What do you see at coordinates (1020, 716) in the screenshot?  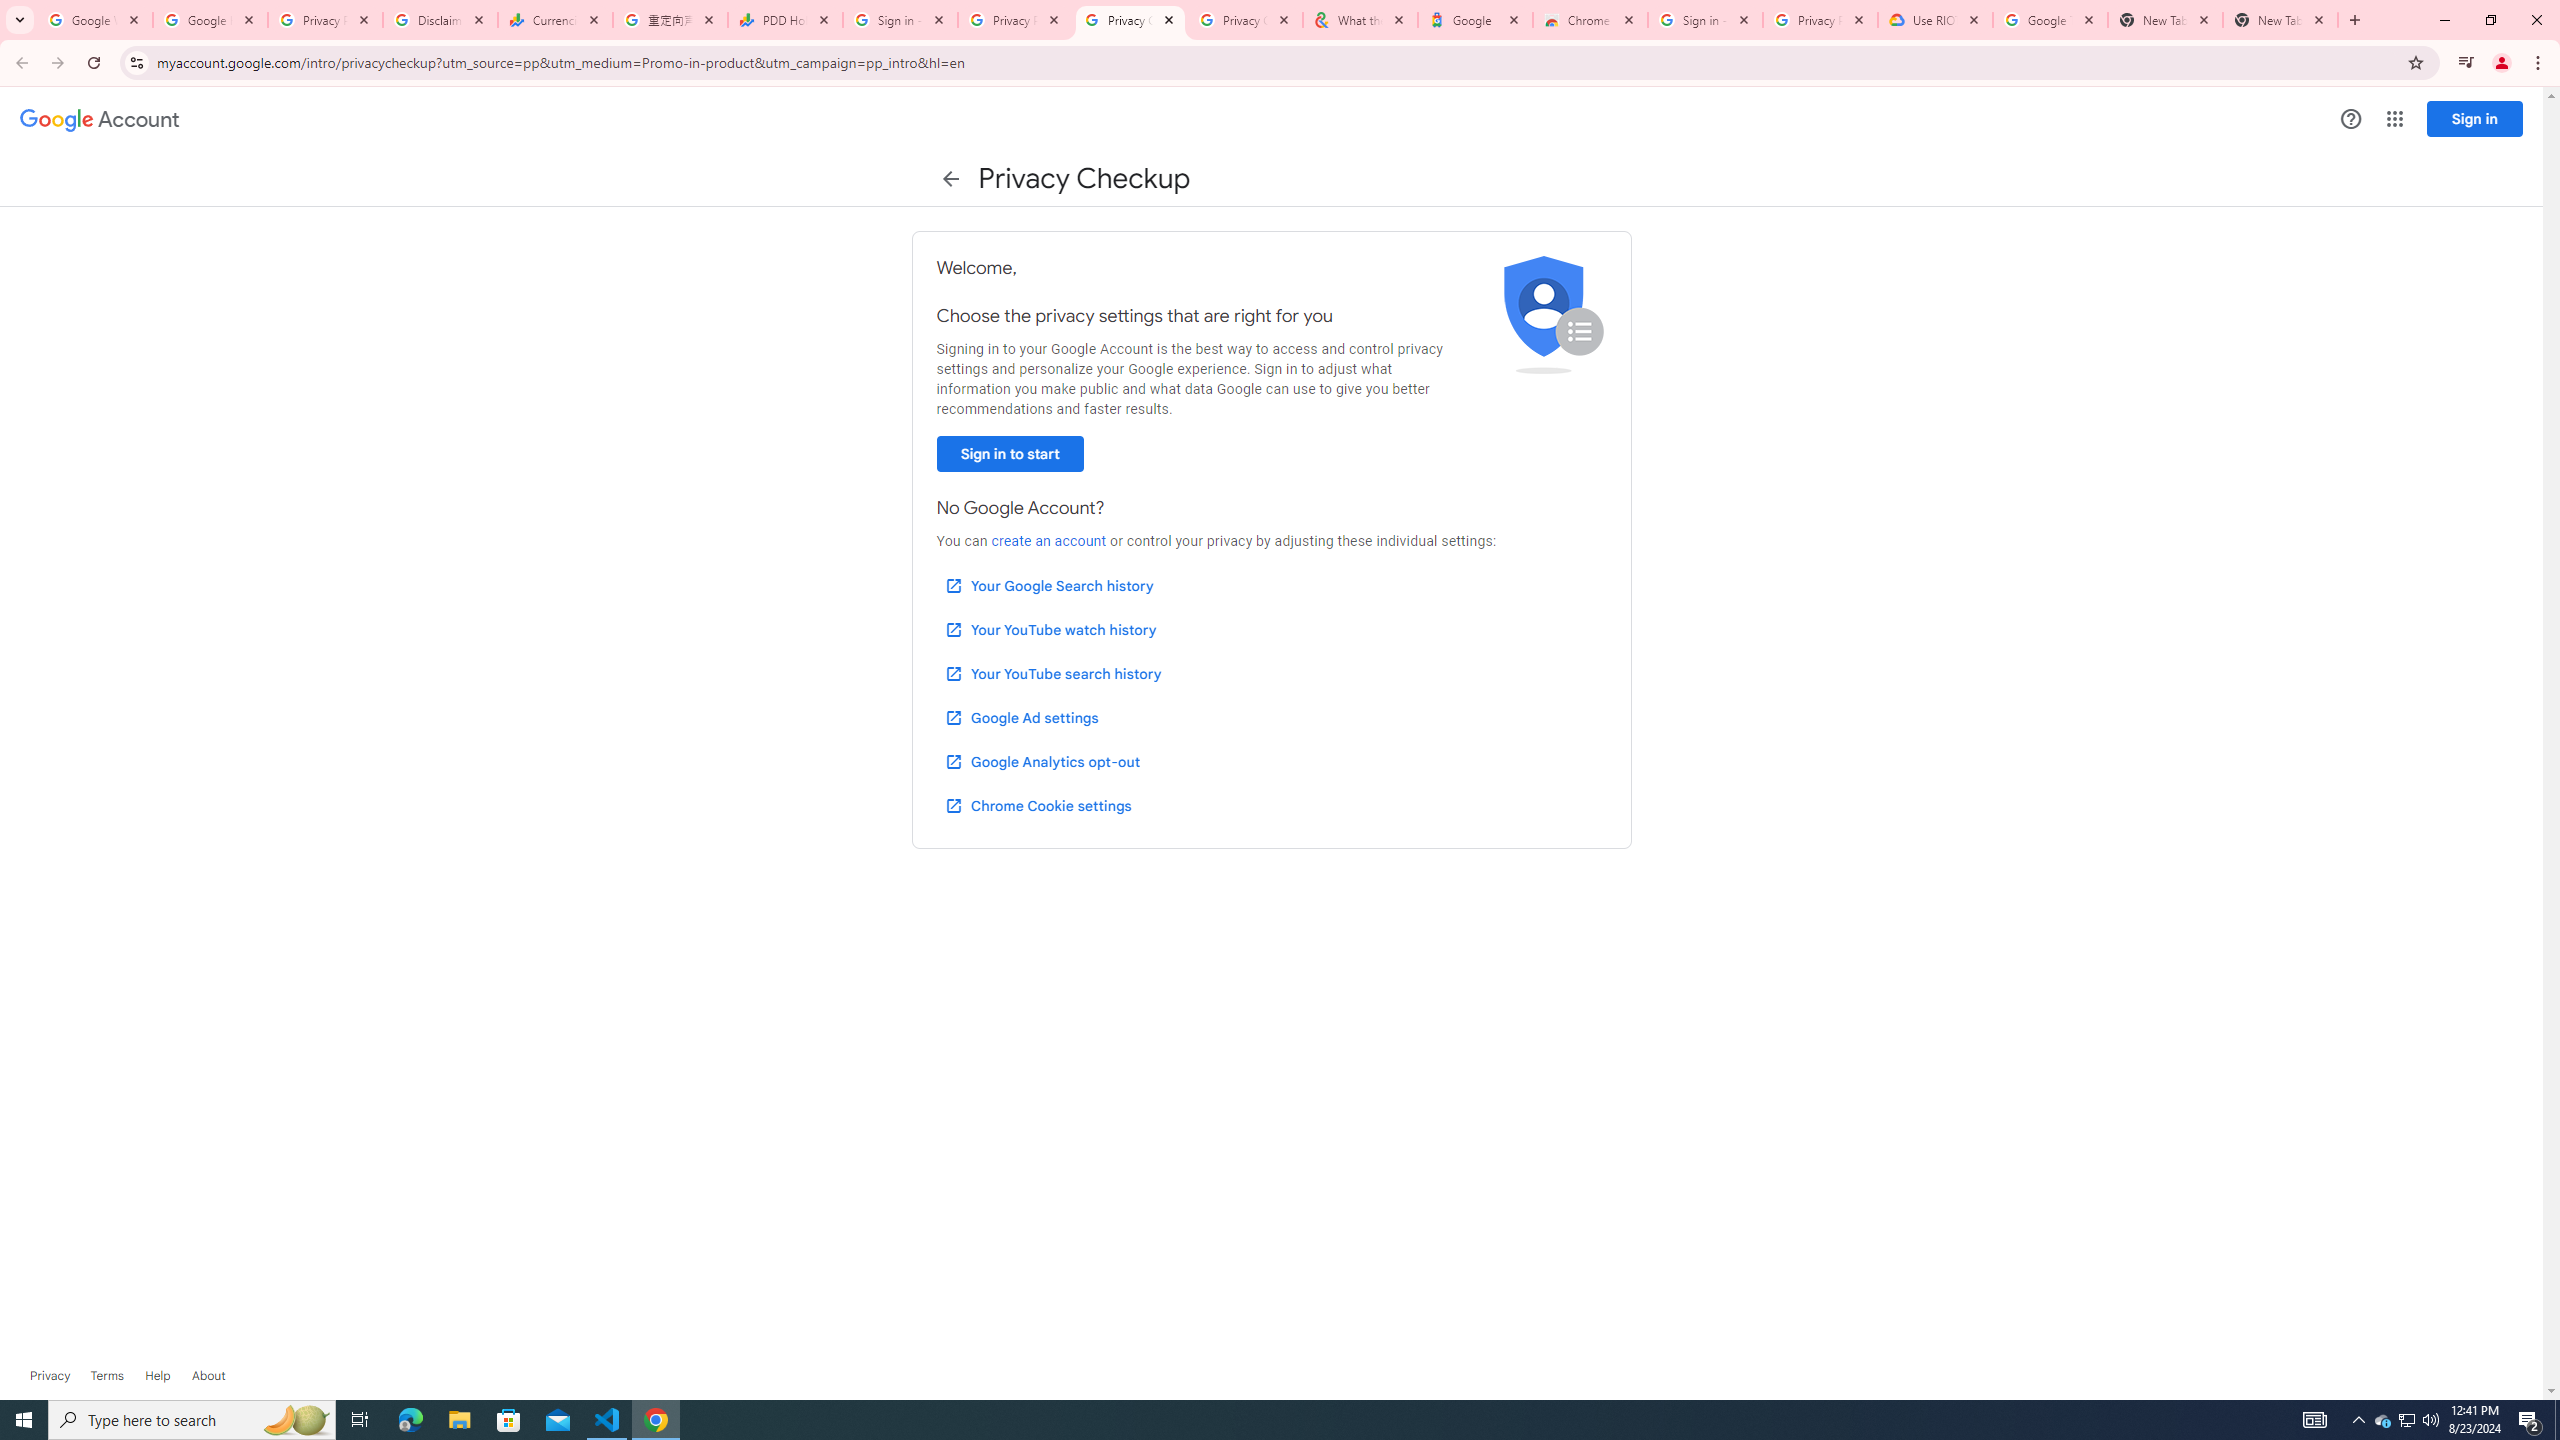 I see `'Google Ad settings'` at bounding box center [1020, 716].